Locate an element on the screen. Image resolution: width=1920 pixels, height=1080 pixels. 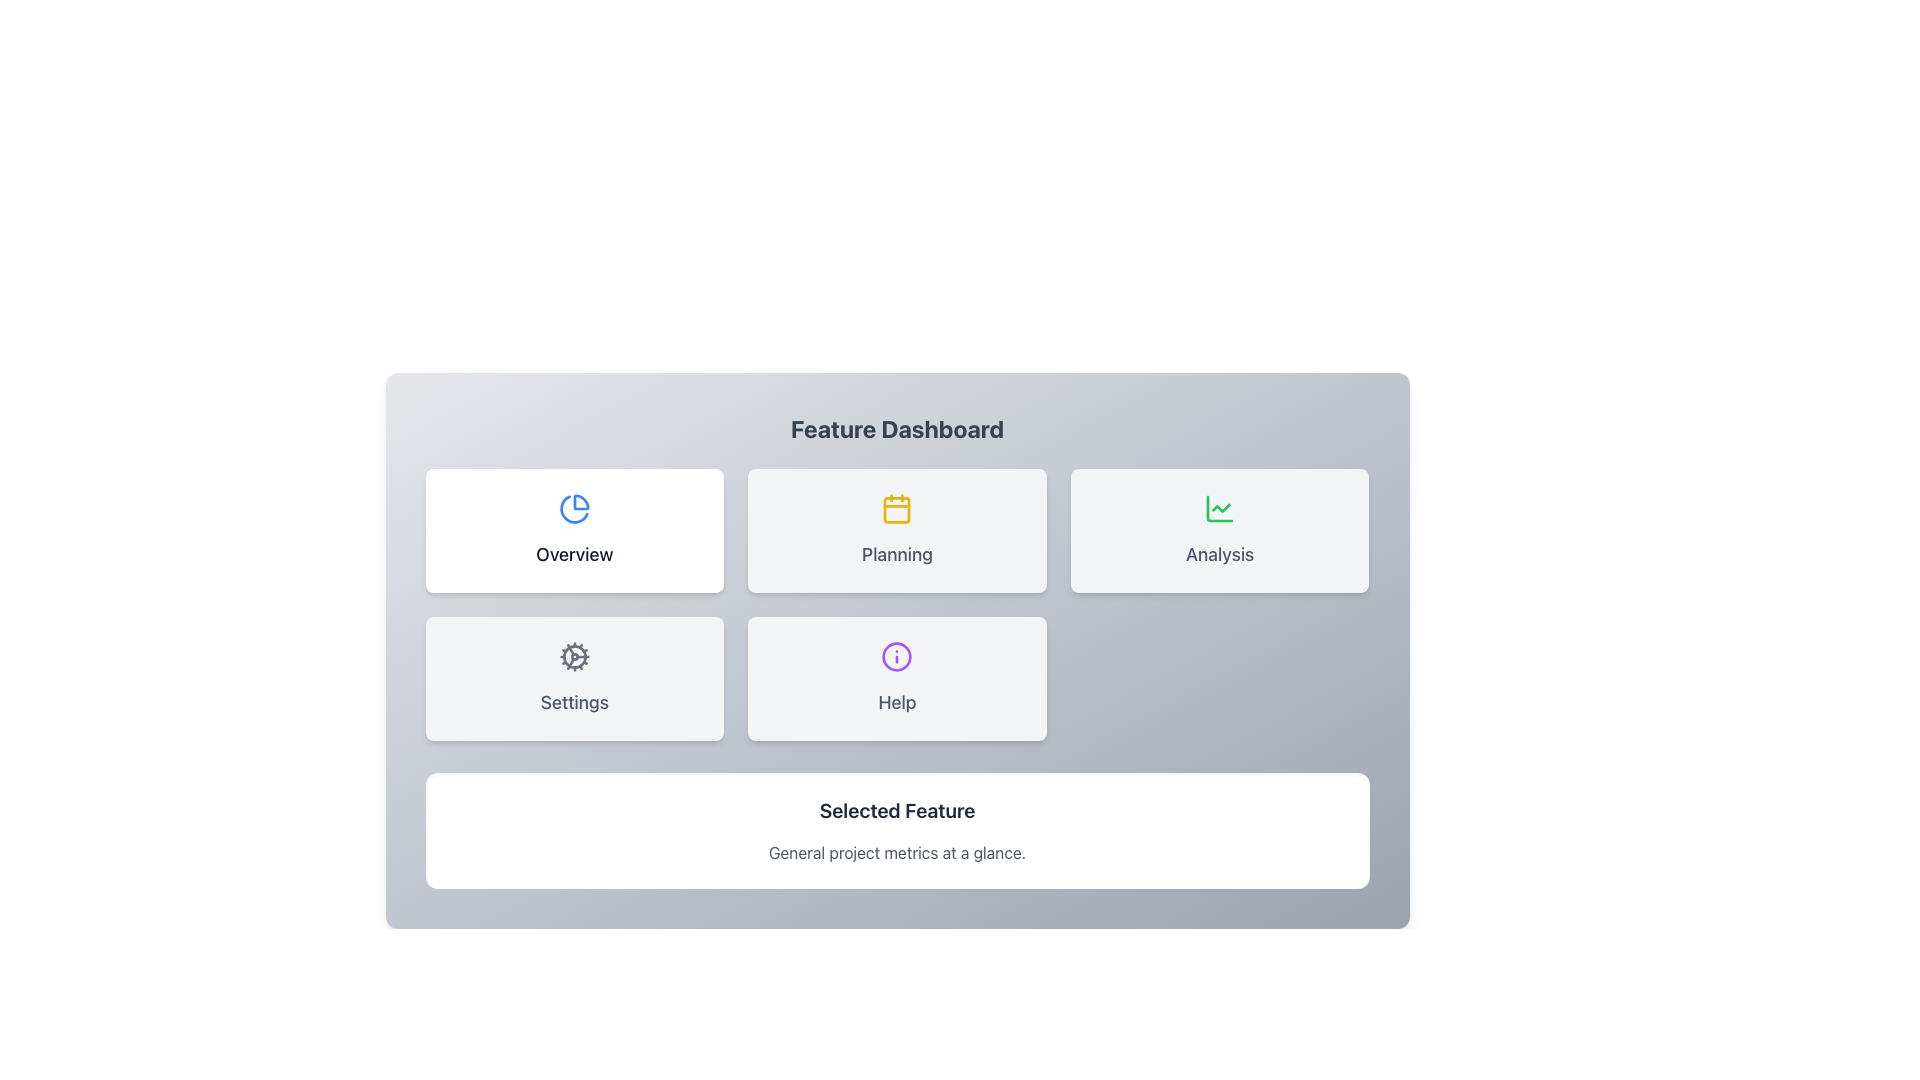
the button in the central column of the top row of the grid layout is located at coordinates (896, 530).